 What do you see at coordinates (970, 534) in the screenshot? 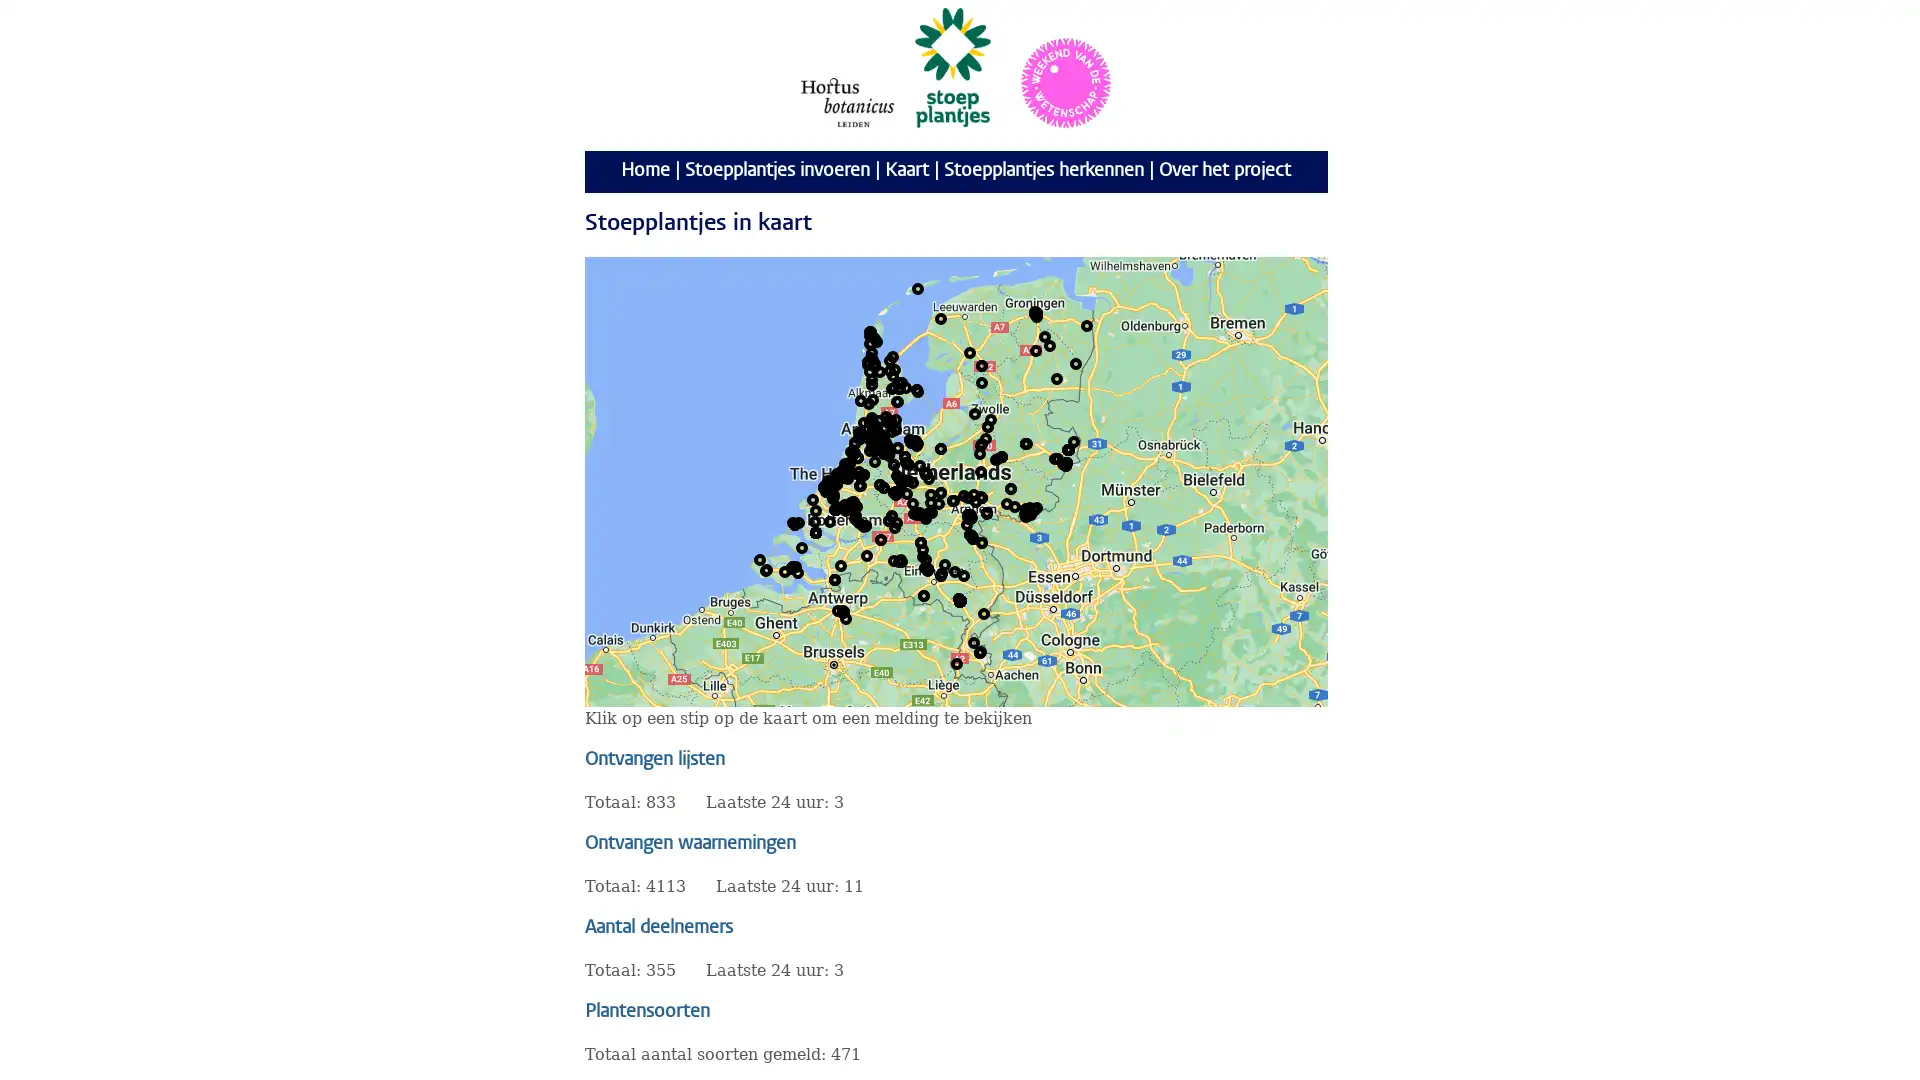
I see `Telling van op 11 maart 2022` at bounding box center [970, 534].